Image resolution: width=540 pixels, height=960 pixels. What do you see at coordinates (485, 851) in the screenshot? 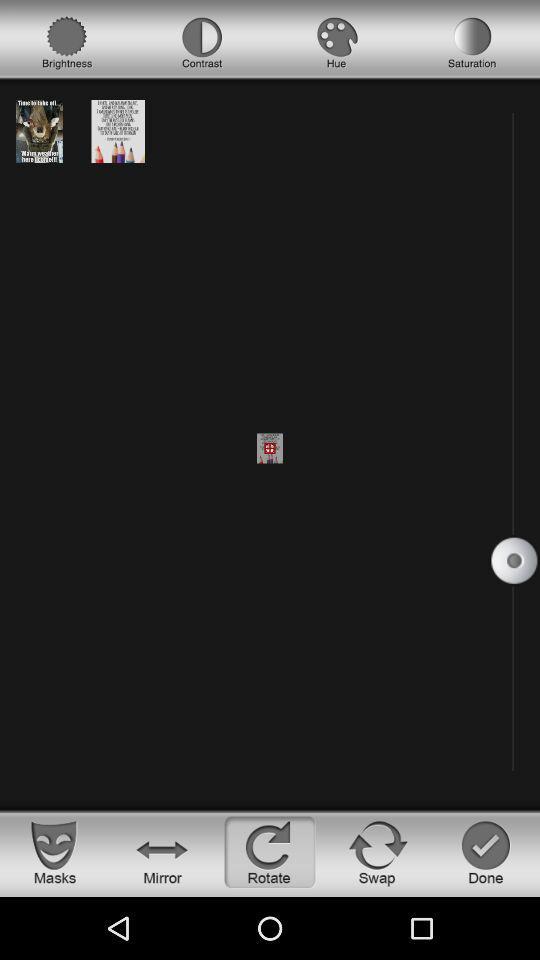
I see `finish editing` at bounding box center [485, 851].